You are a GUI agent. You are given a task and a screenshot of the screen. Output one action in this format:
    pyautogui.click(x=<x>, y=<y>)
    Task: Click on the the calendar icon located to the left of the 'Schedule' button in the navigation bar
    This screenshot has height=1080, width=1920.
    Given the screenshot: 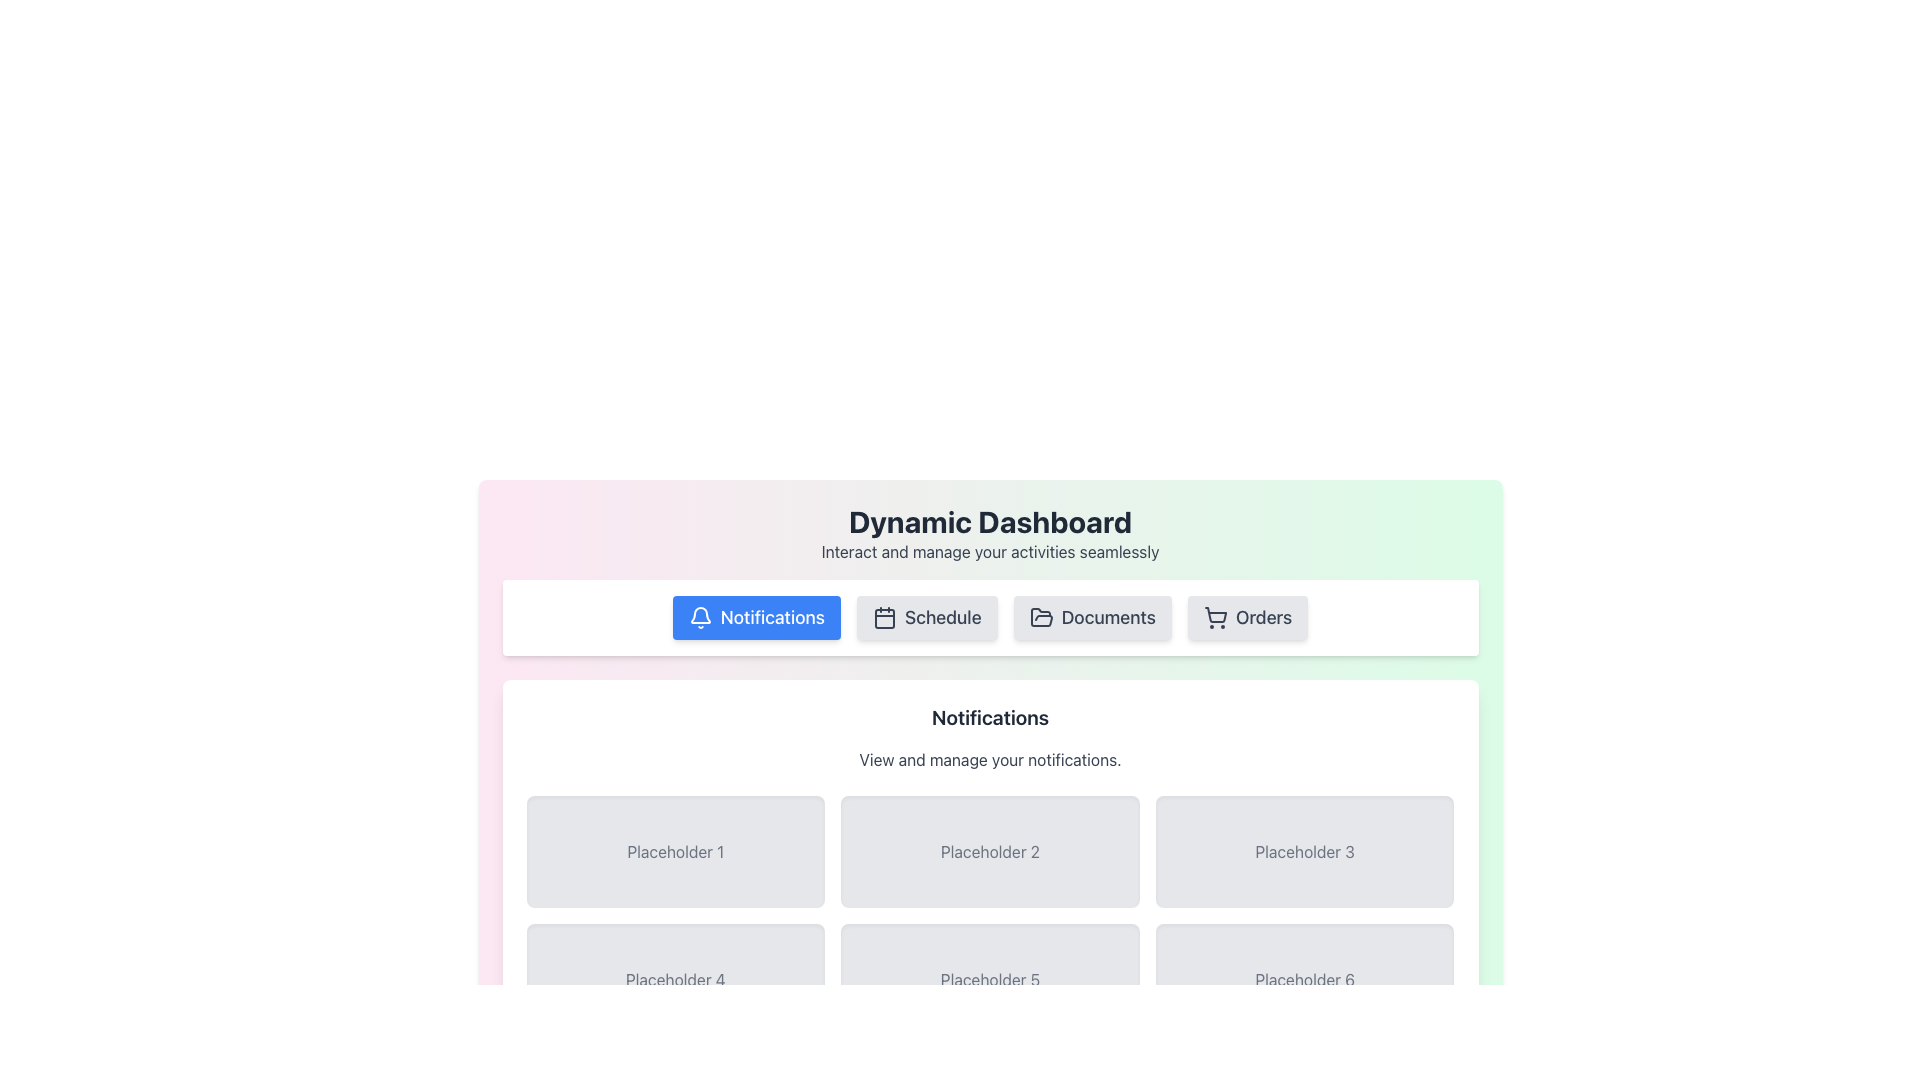 What is the action you would take?
    pyautogui.click(x=883, y=616)
    